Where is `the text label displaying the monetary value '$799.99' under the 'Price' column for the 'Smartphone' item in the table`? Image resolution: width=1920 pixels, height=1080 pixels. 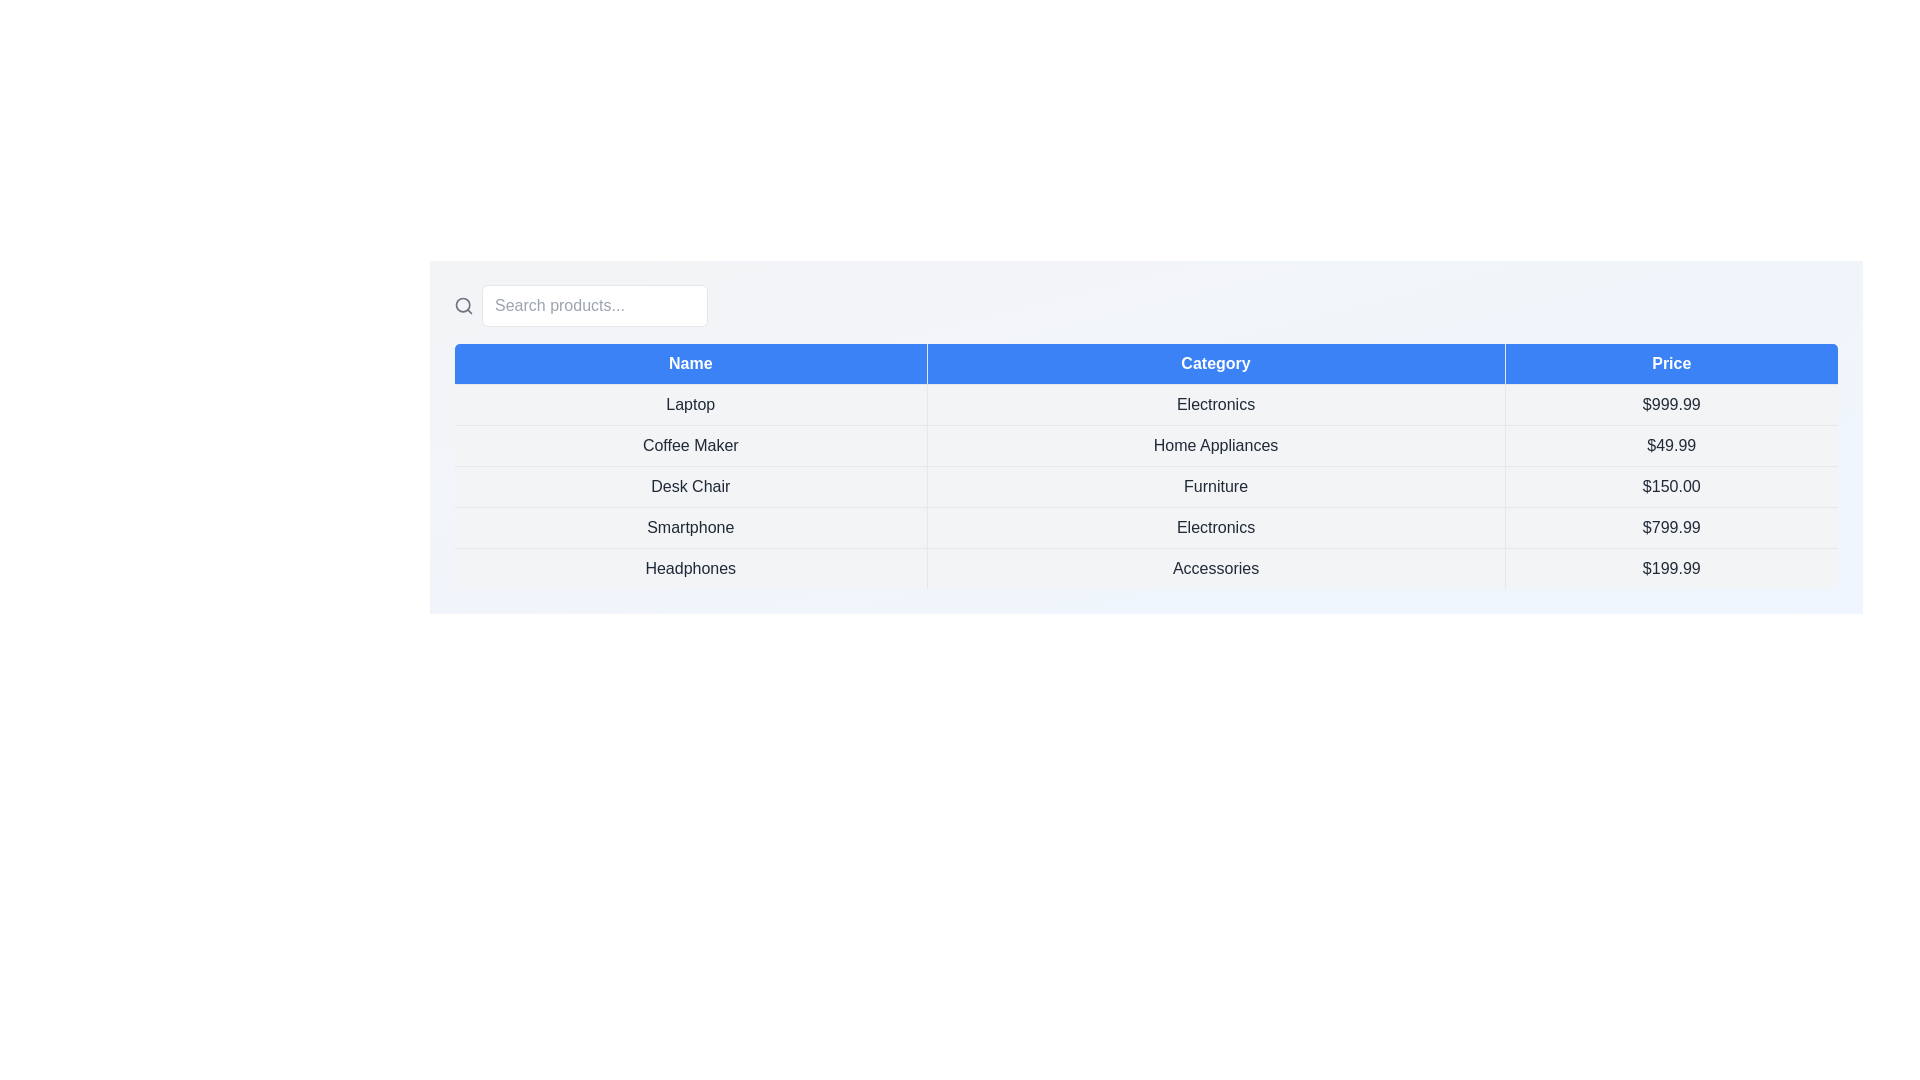 the text label displaying the monetary value '$799.99' under the 'Price' column for the 'Smartphone' item in the table is located at coordinates (1671, 527).